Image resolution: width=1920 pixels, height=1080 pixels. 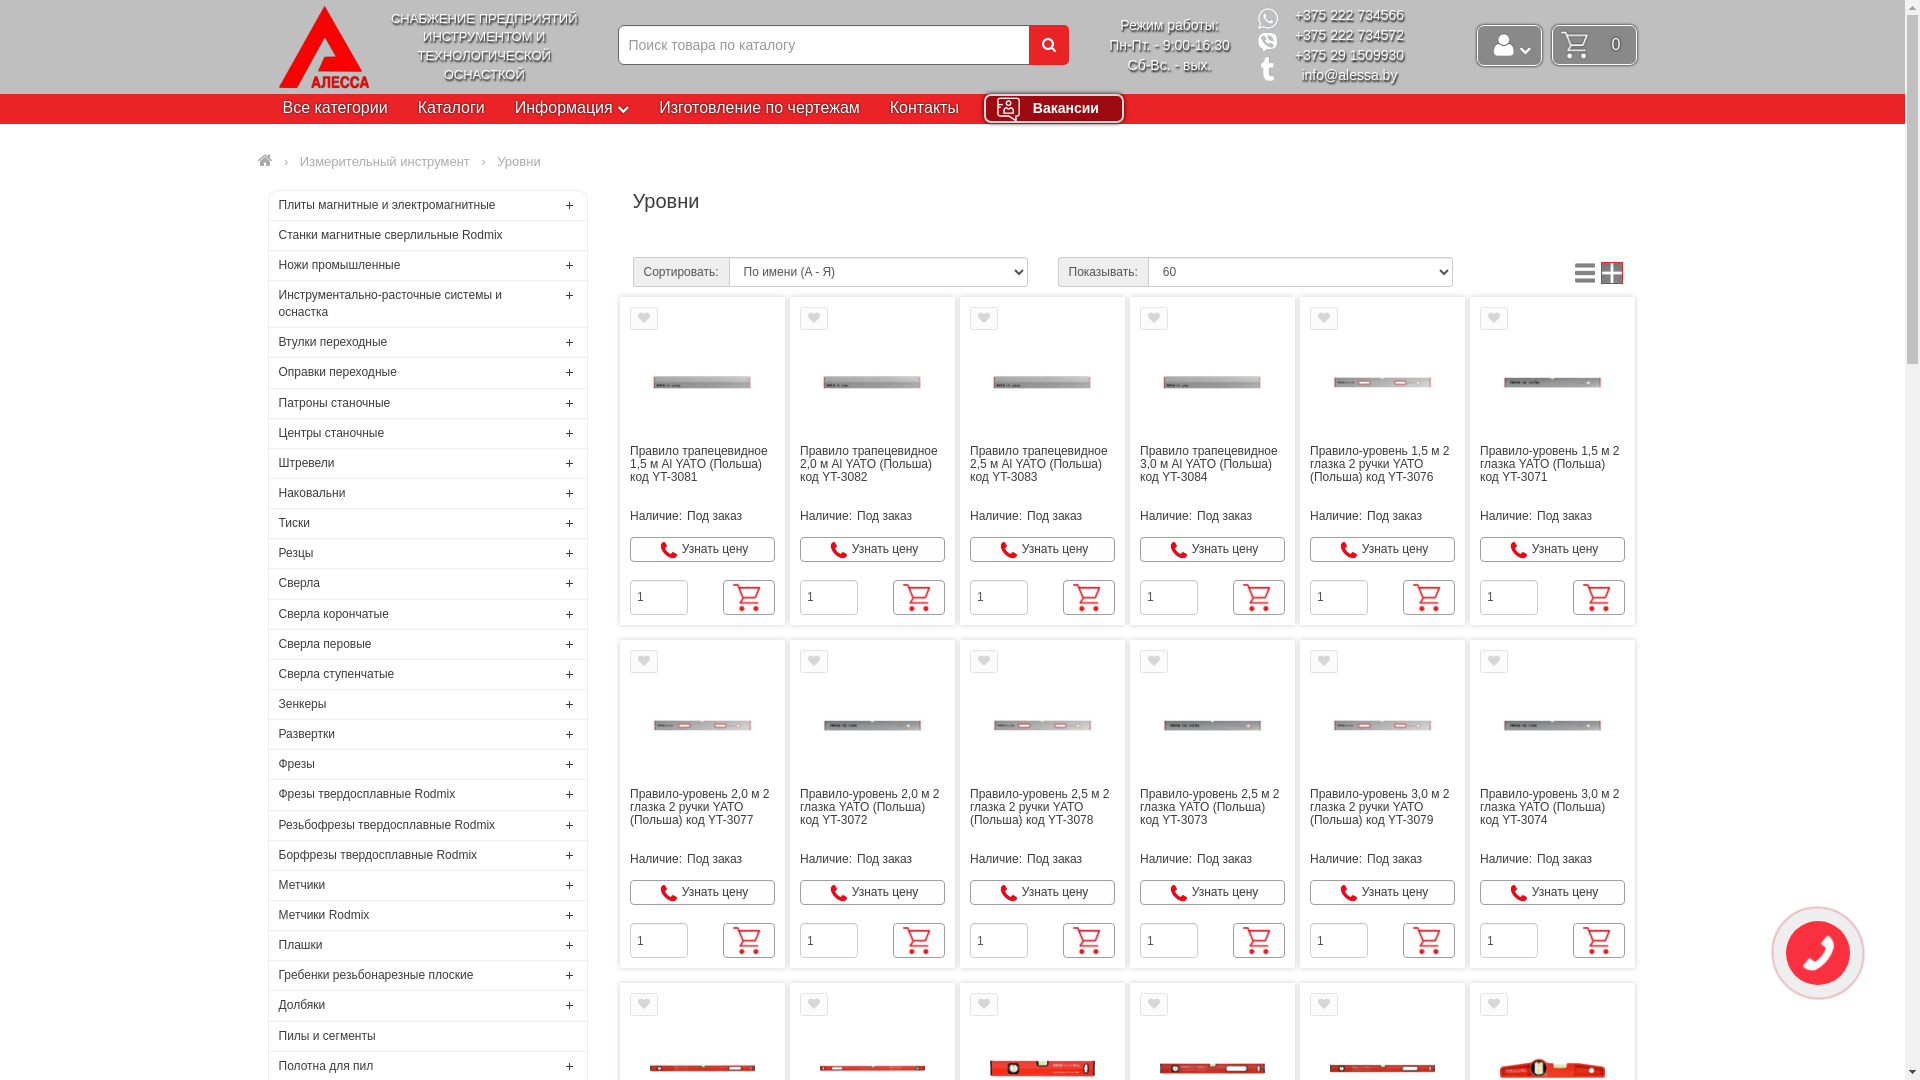 I want to click on '0', so click(x=1593, y=43).